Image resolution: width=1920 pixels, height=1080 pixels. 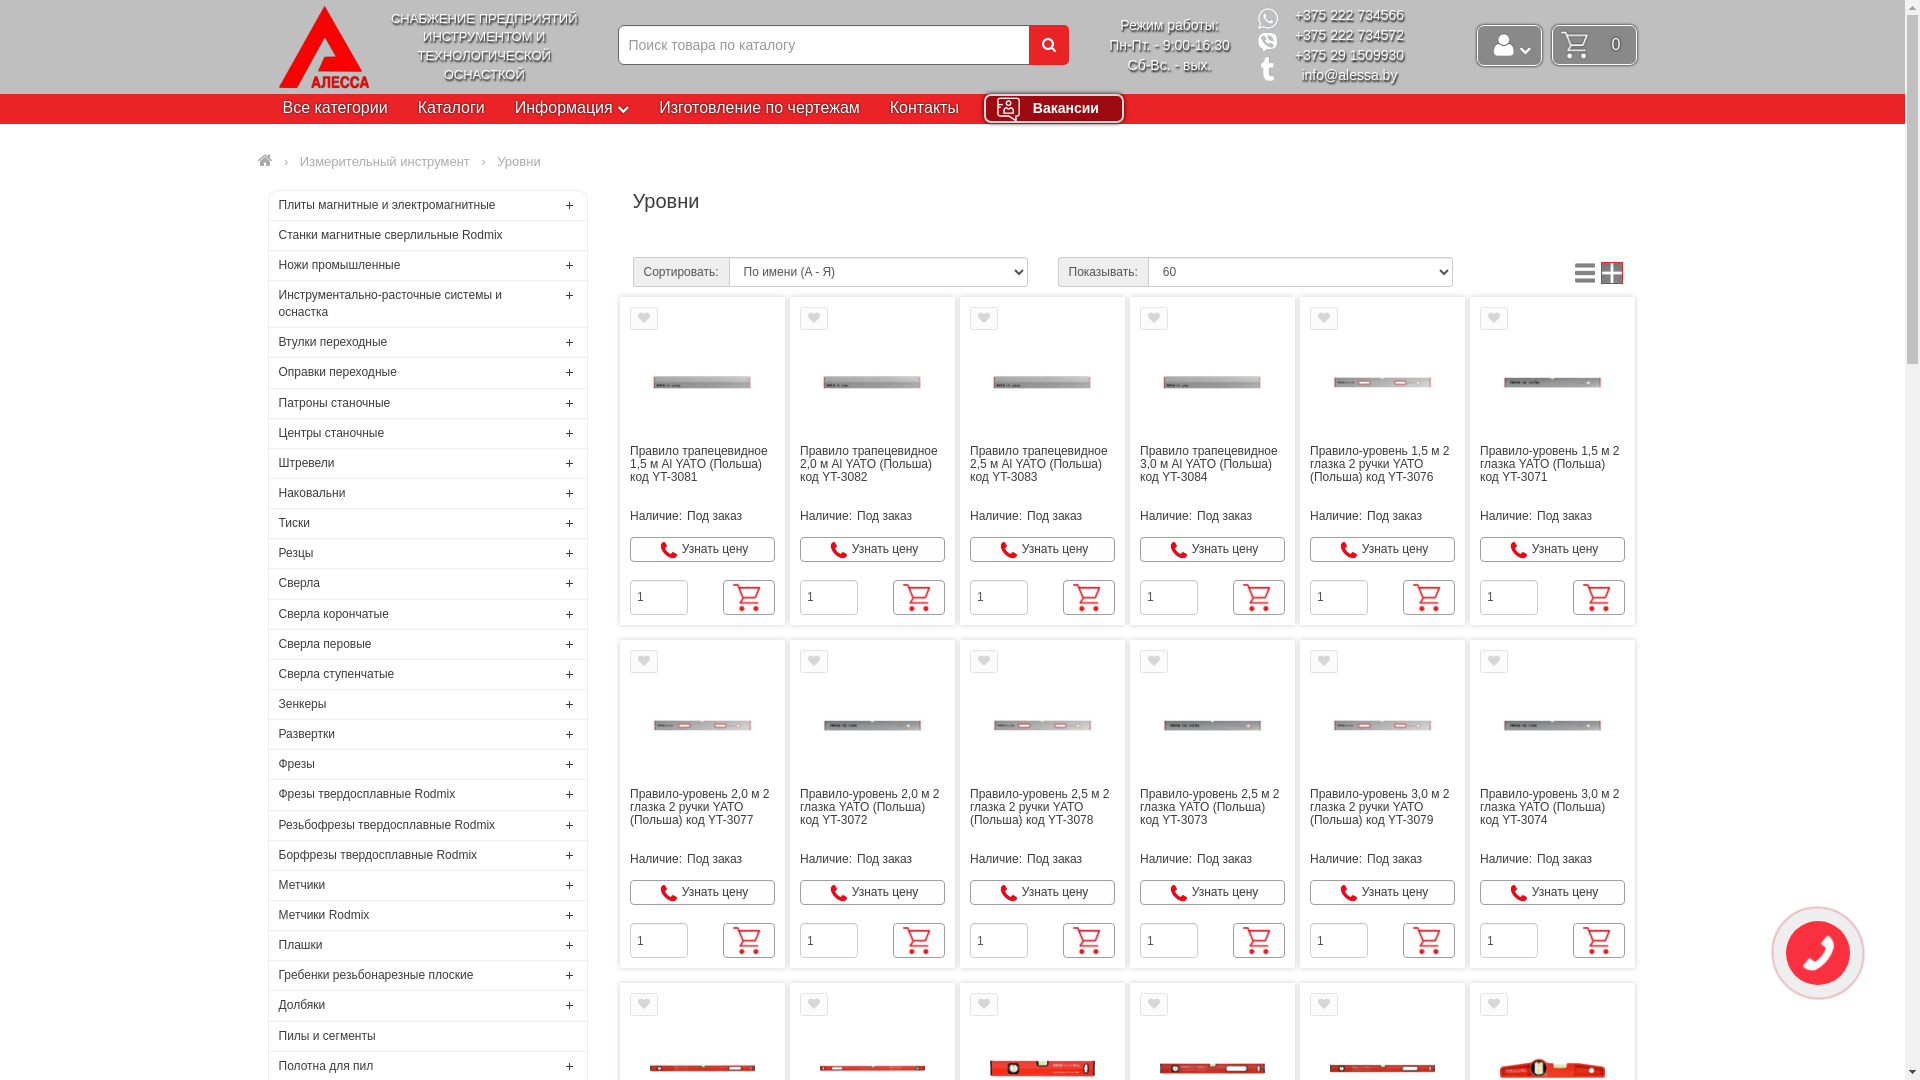 I want to click on '0', so click(x=1593, y=43).